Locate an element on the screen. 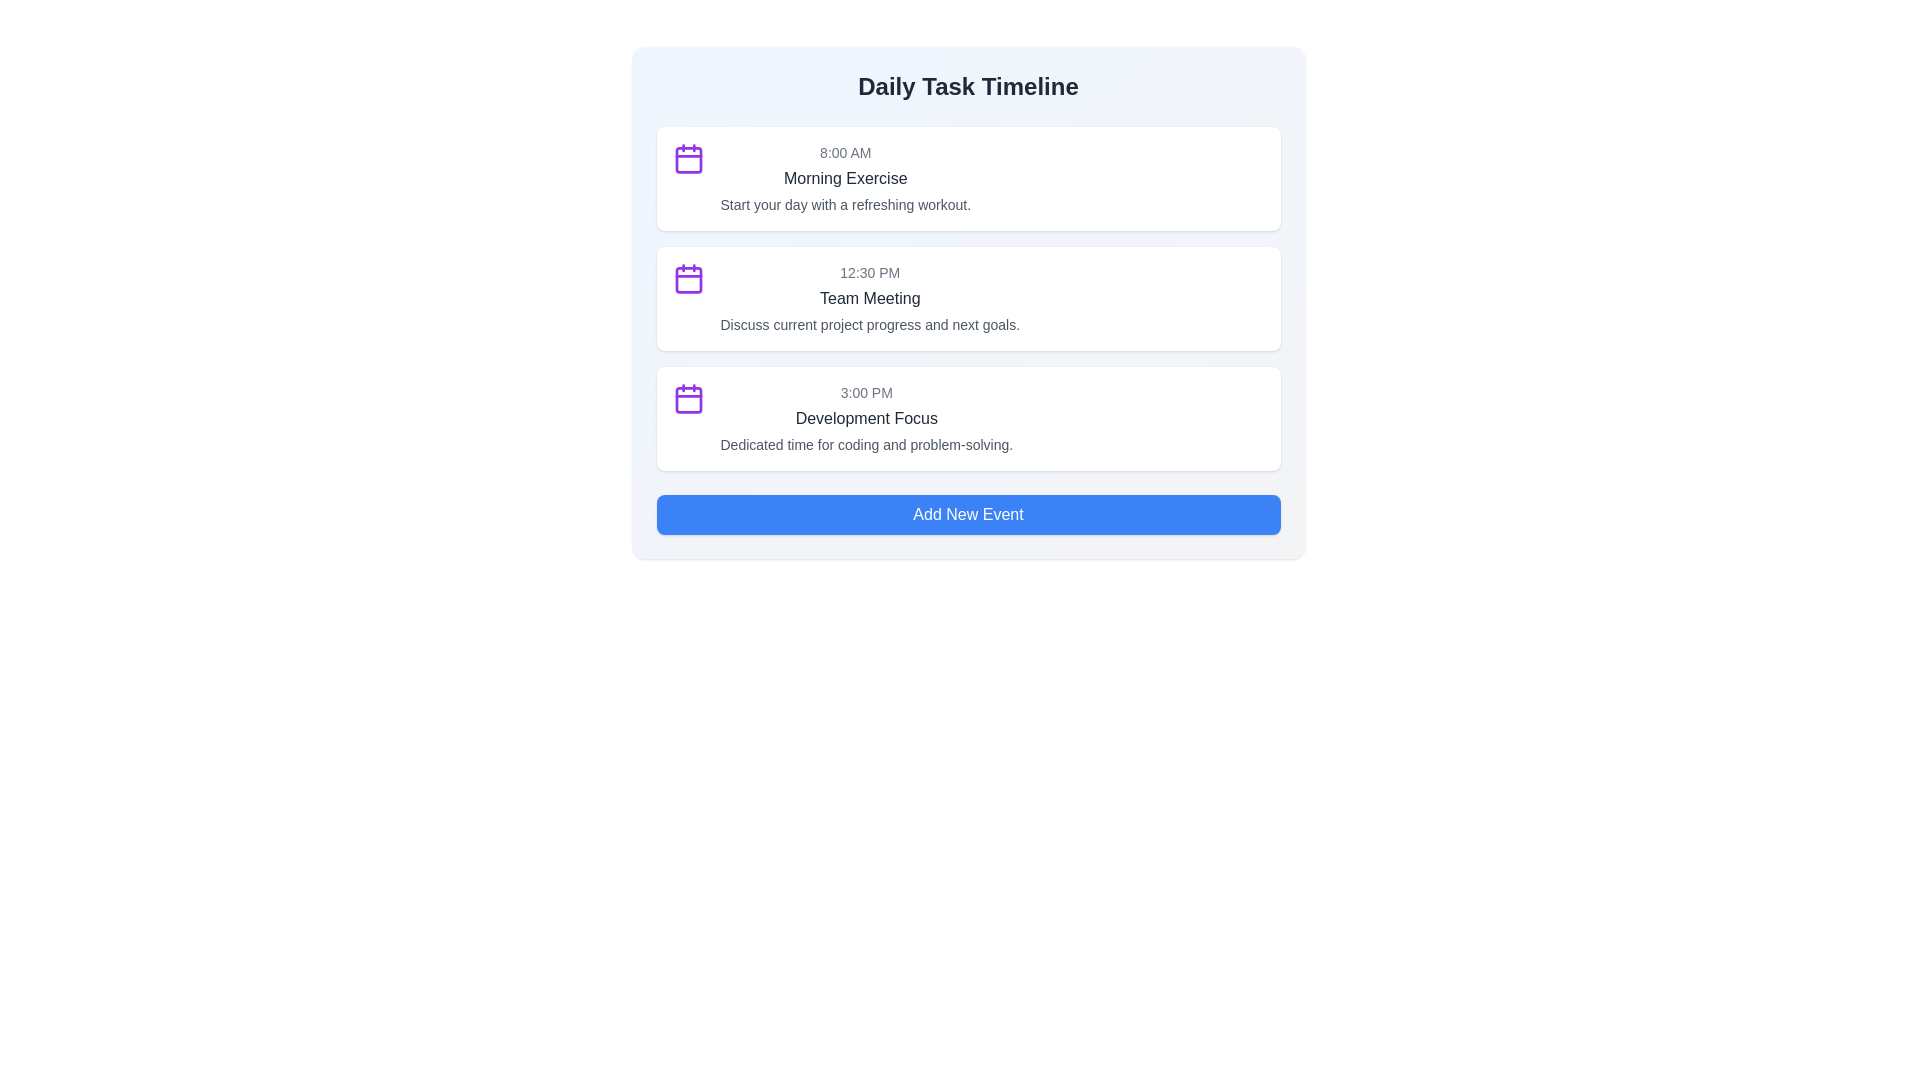 The height and width of the screenshot is (1080, 1920). the text description element that provides details about the 'Team Meeting' event, positioned beneath the title 'Team Meeting' and above the time '12:30 PM' is located at coordinates (870, 323).